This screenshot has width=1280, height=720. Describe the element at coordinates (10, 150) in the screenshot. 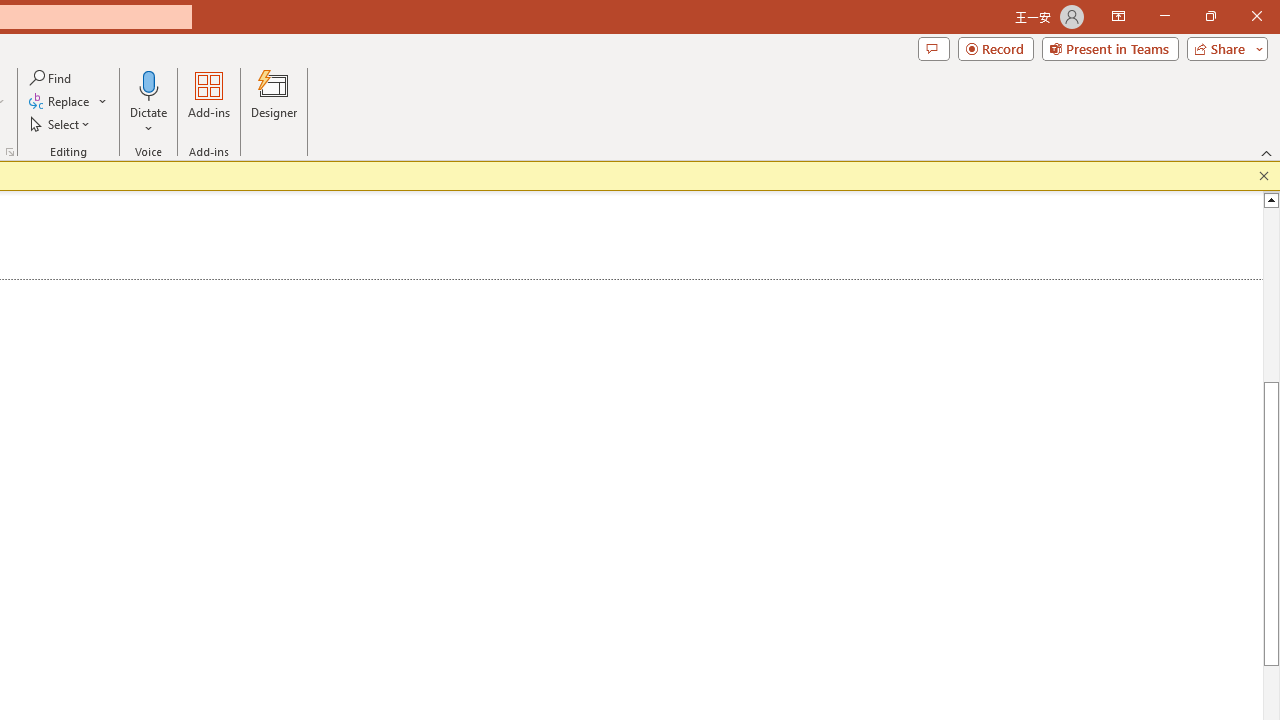

I see `'Format Object...'` at that location.